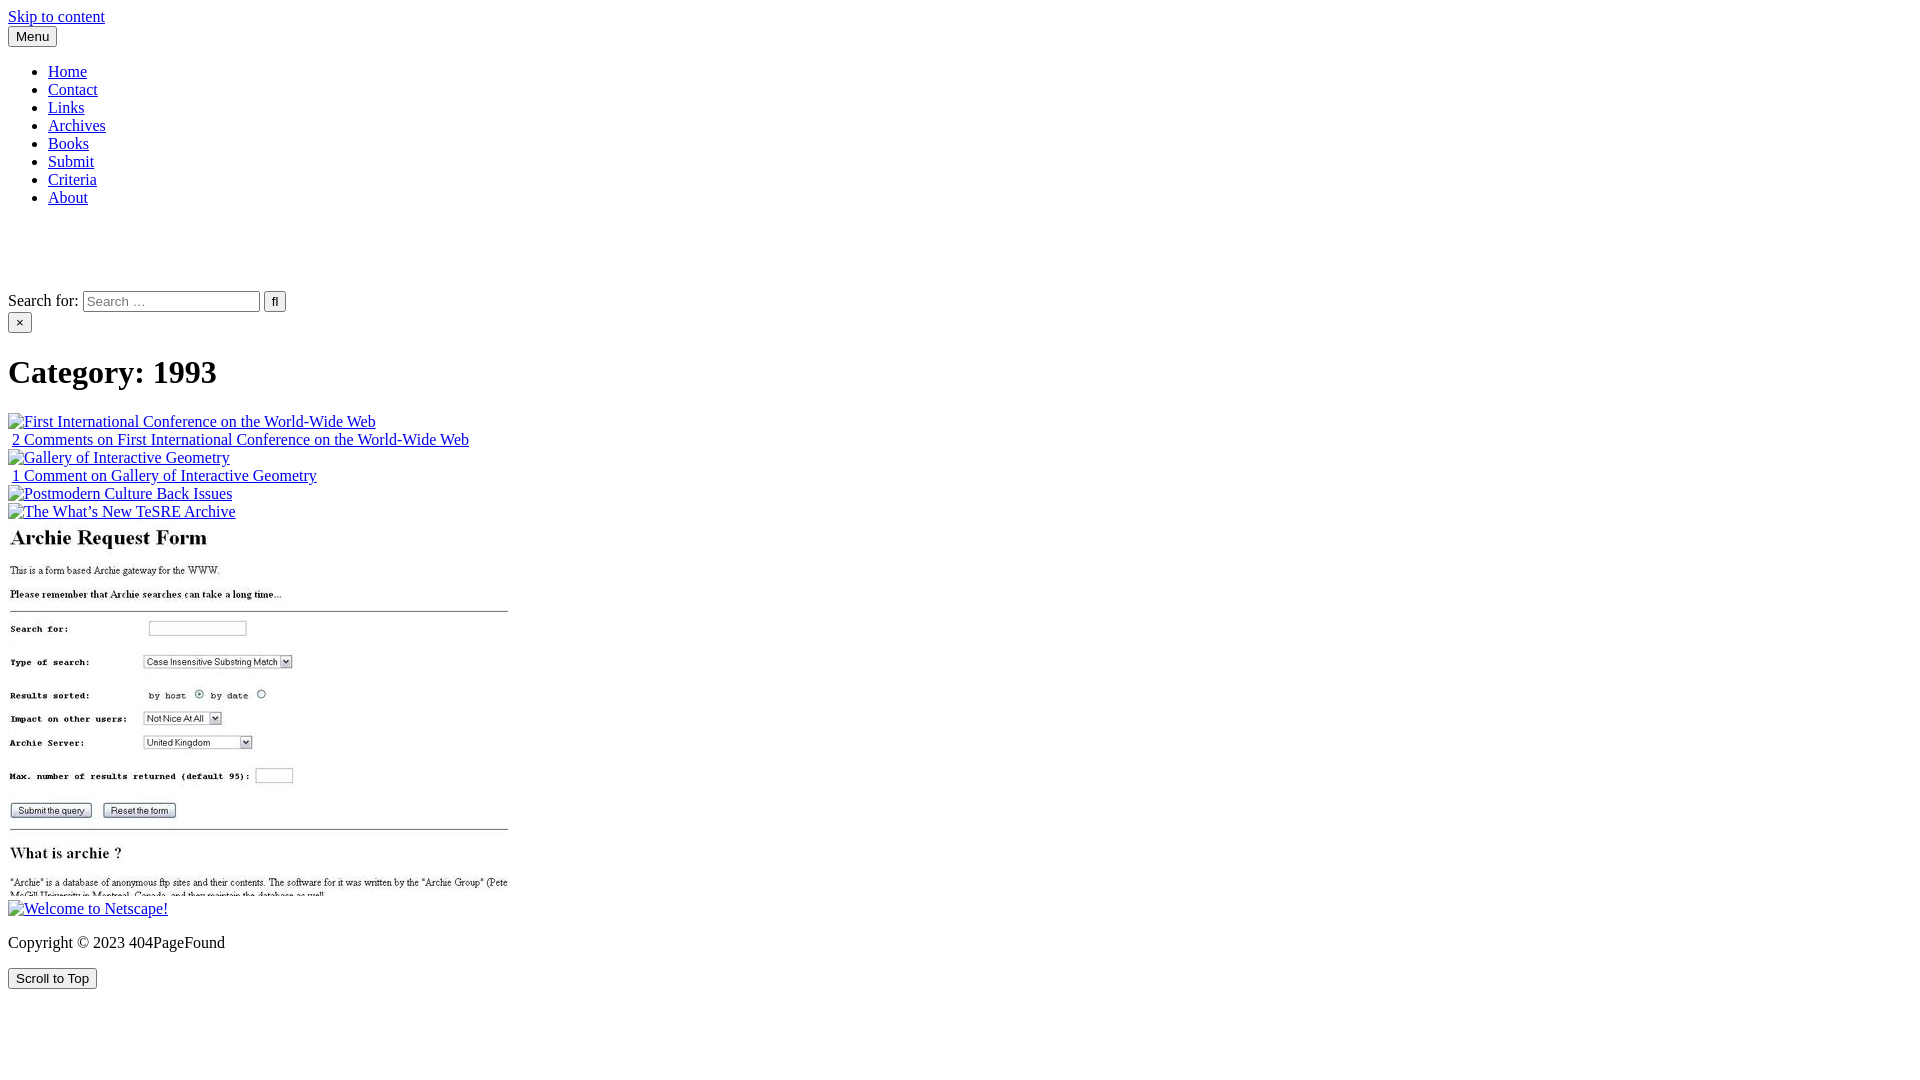  I want to click on 'Skip to content', so click(56, 16).